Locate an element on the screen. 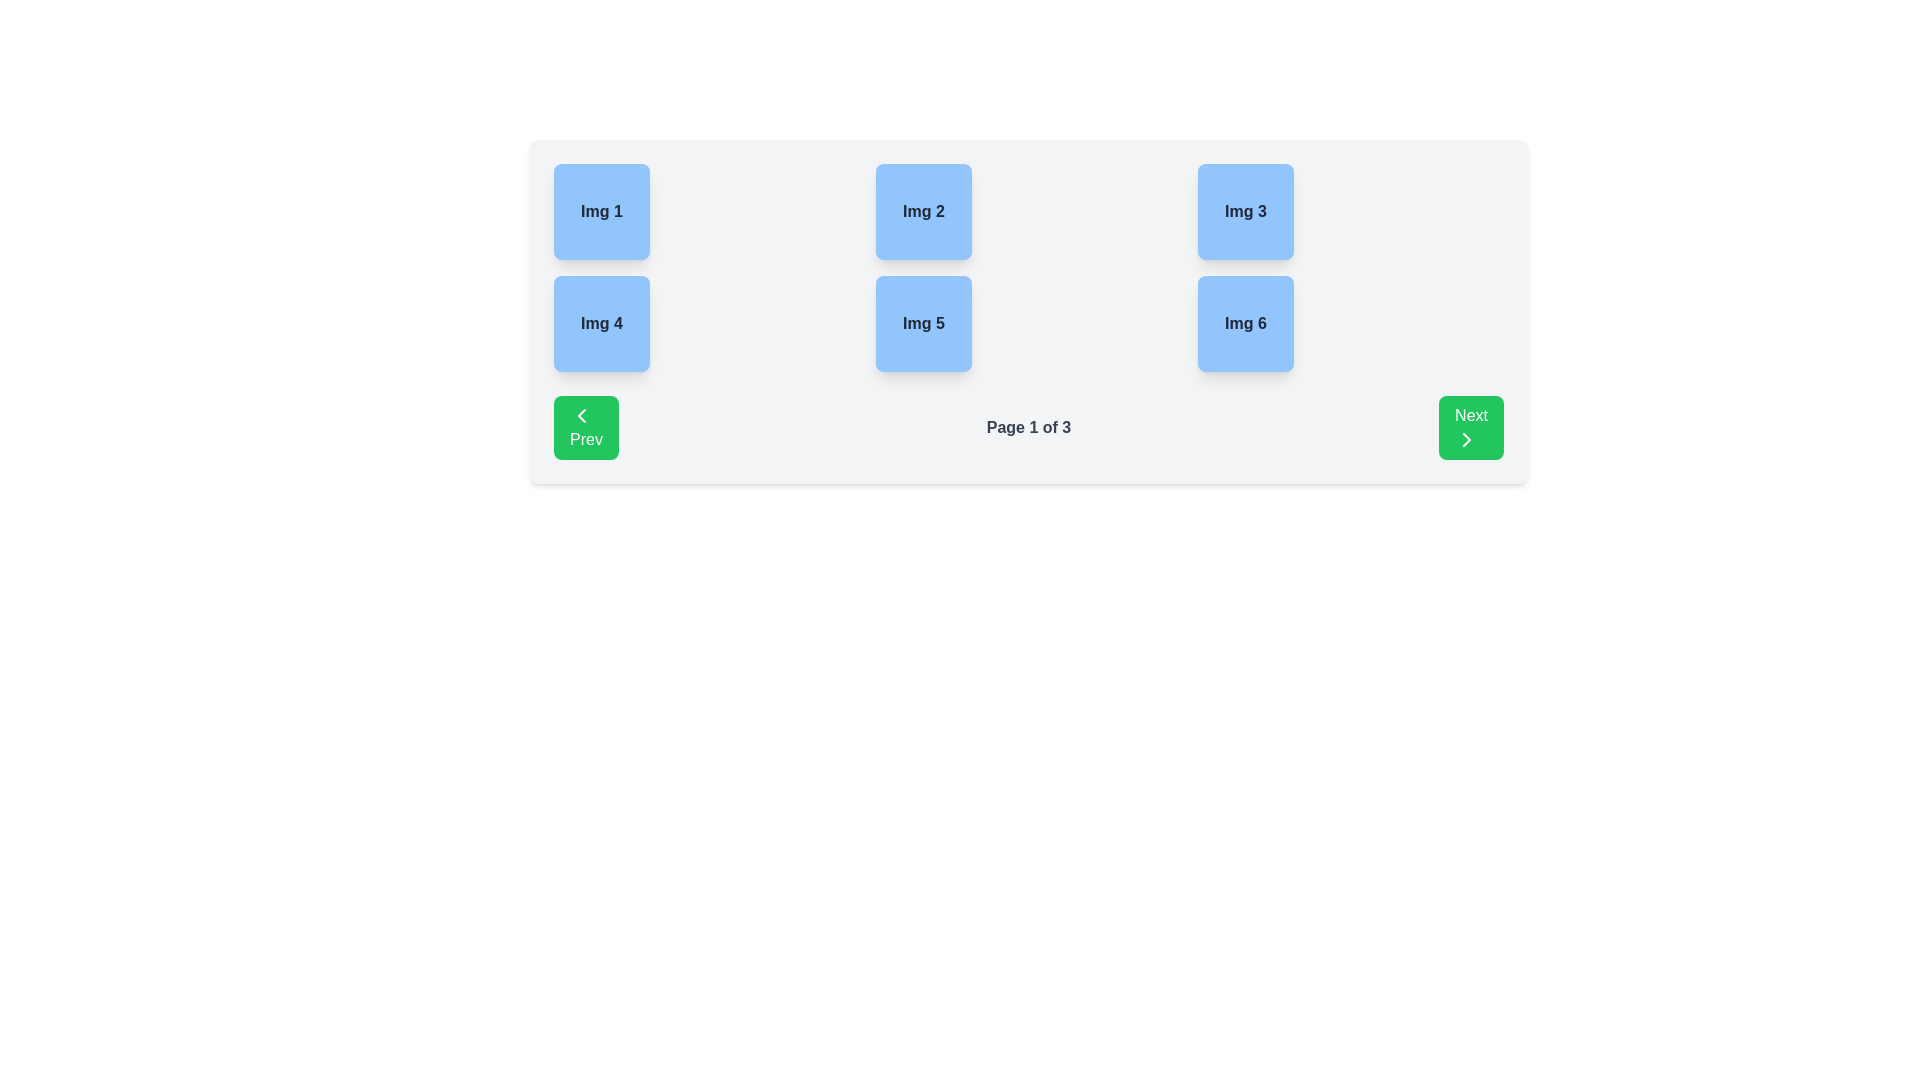 The width and height of the screenshot is (1920, 1080). the centered pagination control displaying 'Page 1 of 3', located between the 'Prev' and 'Next' buttons is located at coordinates (1028, 427).